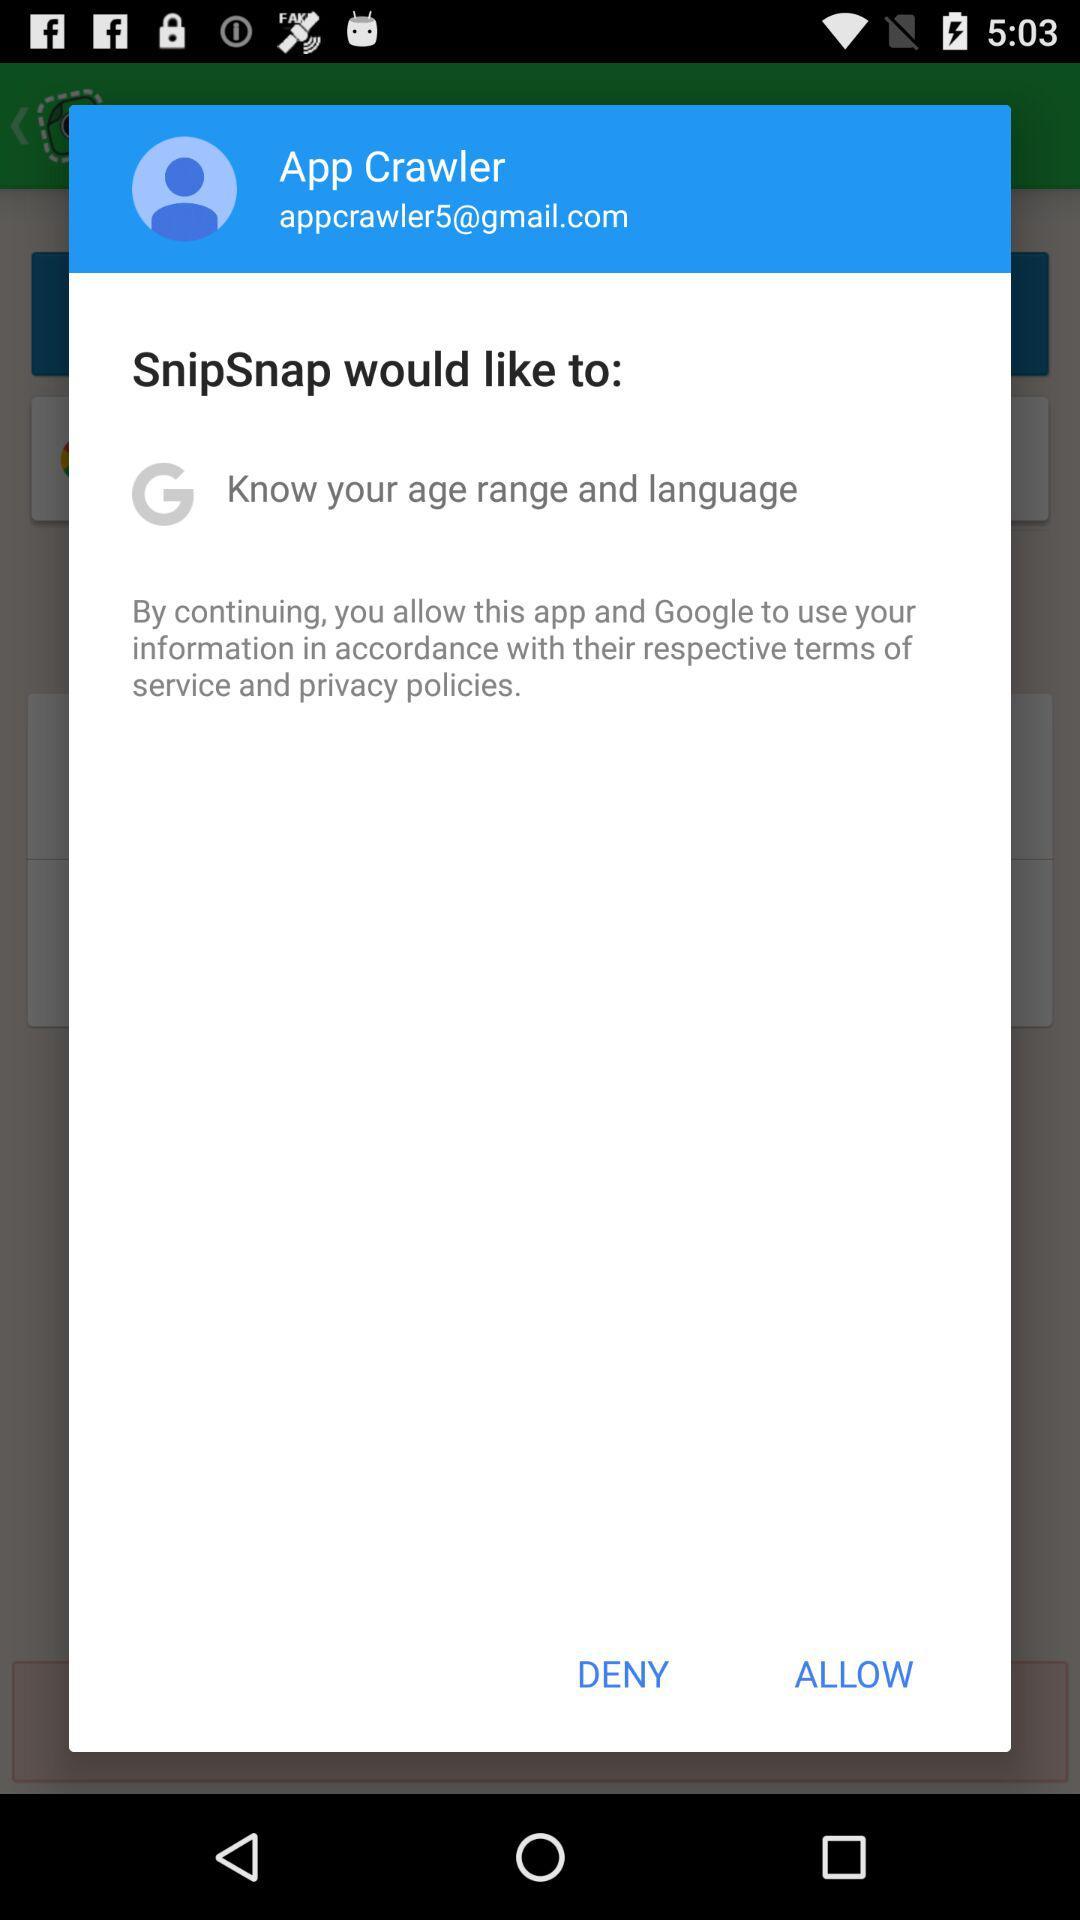 This screenshot has height=1920, width=1080. I want to click on the item below snipsnap would like app, so click(511, 487).